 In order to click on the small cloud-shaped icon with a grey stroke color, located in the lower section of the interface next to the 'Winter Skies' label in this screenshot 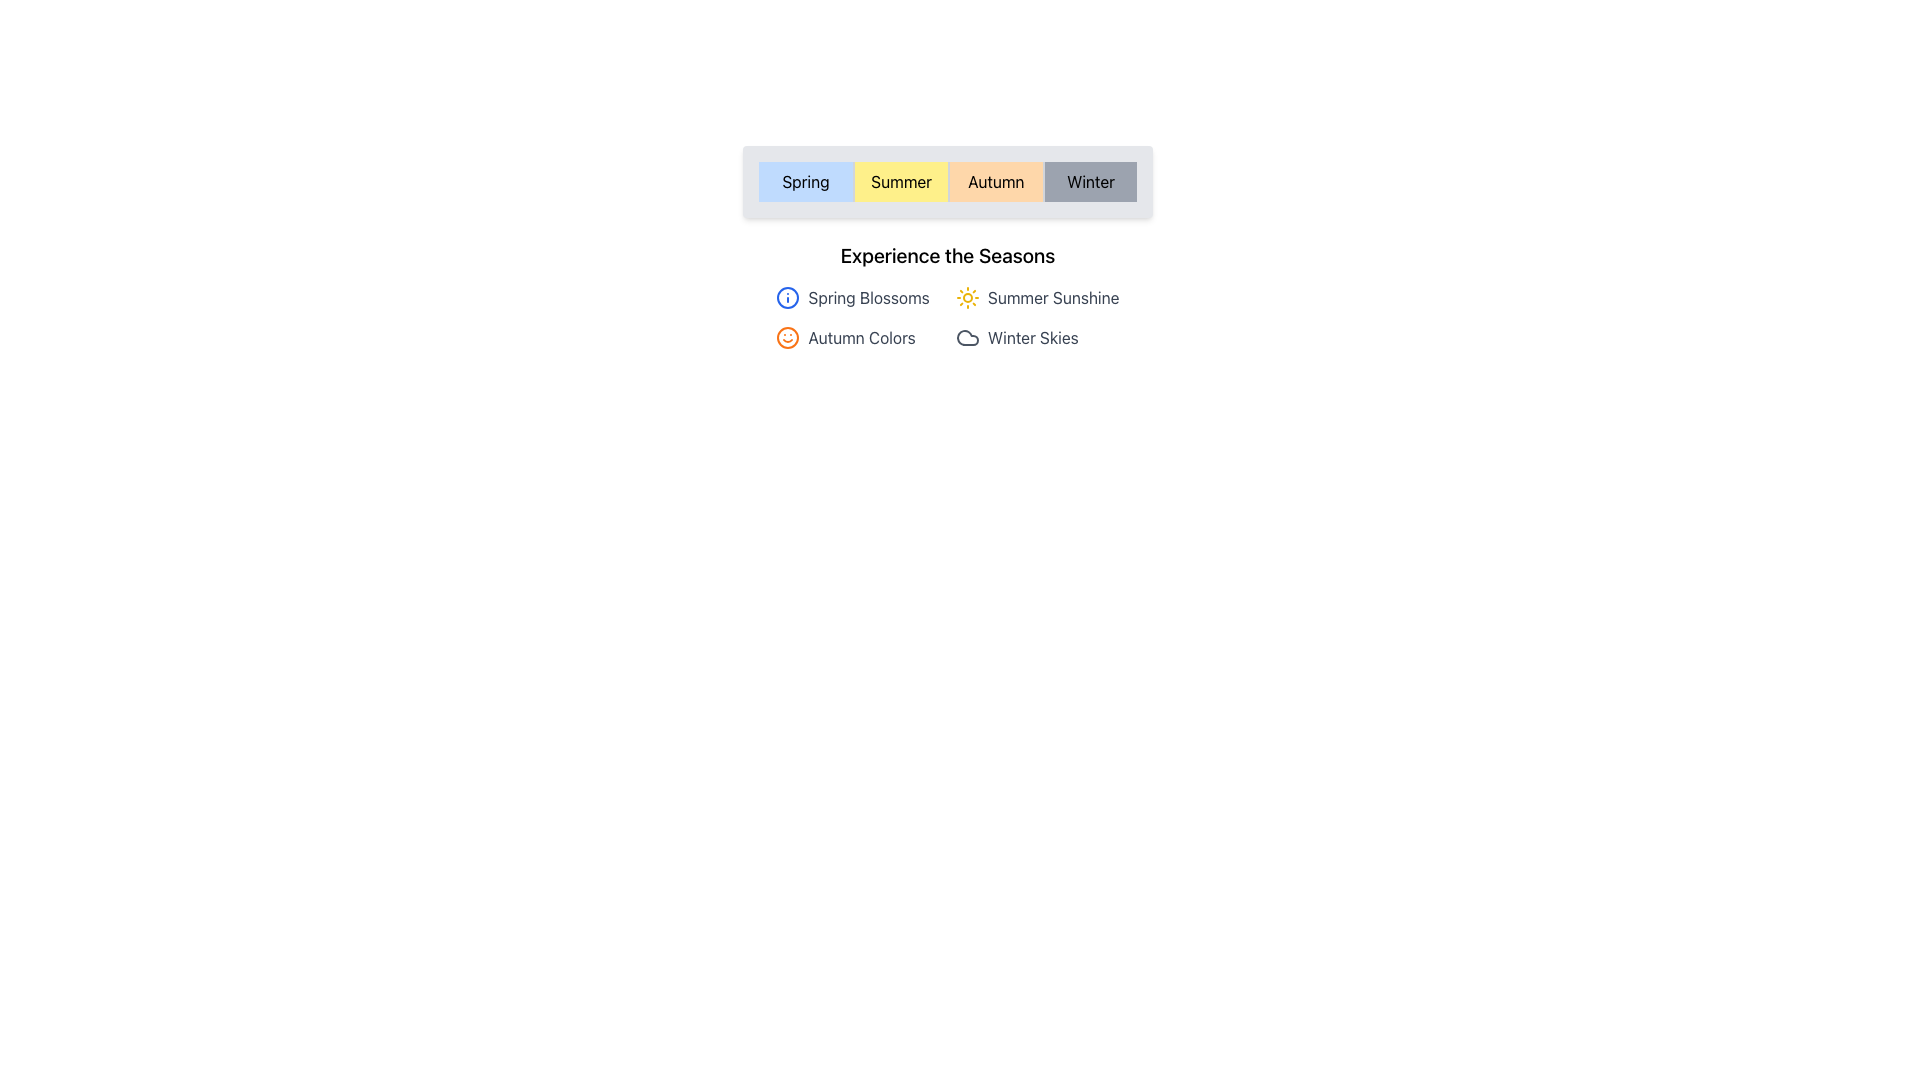, I will do `click(968, 337)`.